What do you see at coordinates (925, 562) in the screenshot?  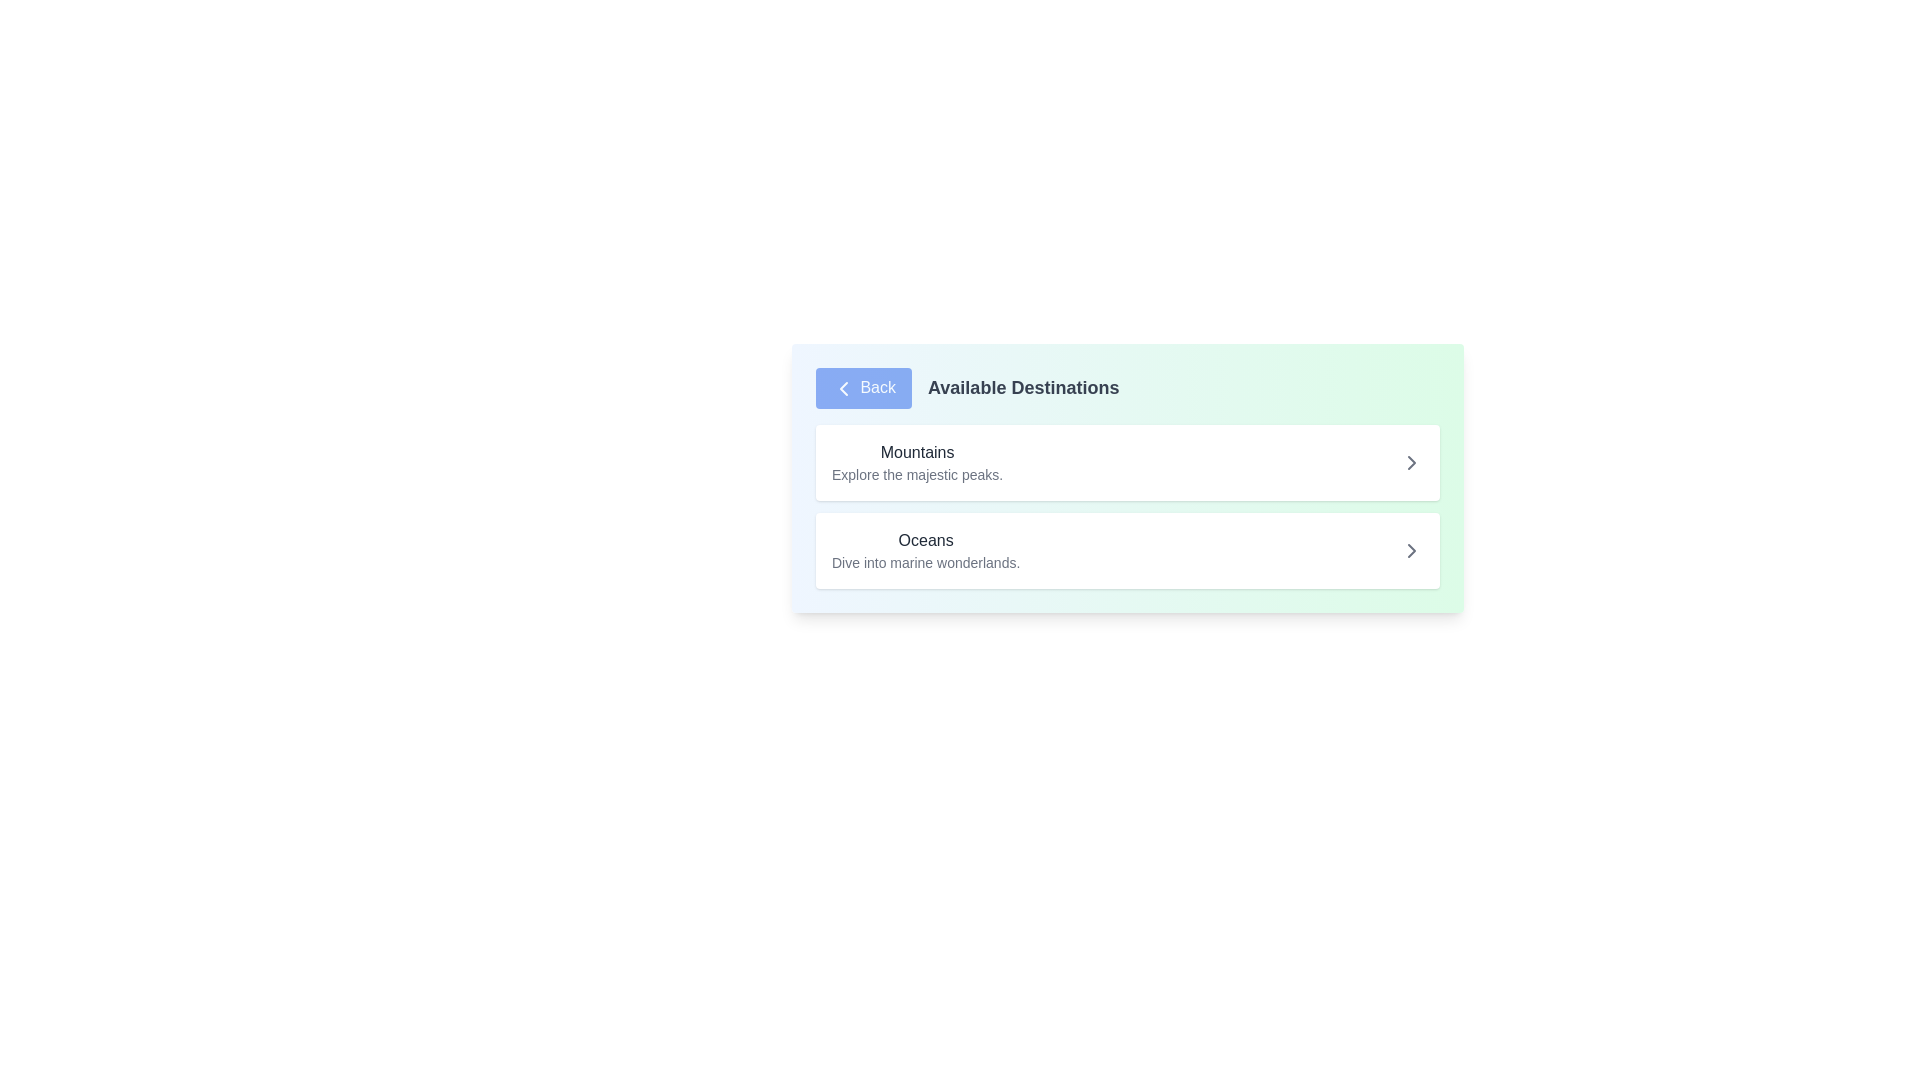 I see `the Text Label that contains the content 'Dive into marine wonderlands.' which is styled in a smaller gray font and located under the heading 'Oceans'` at bounding box center [925, 562].